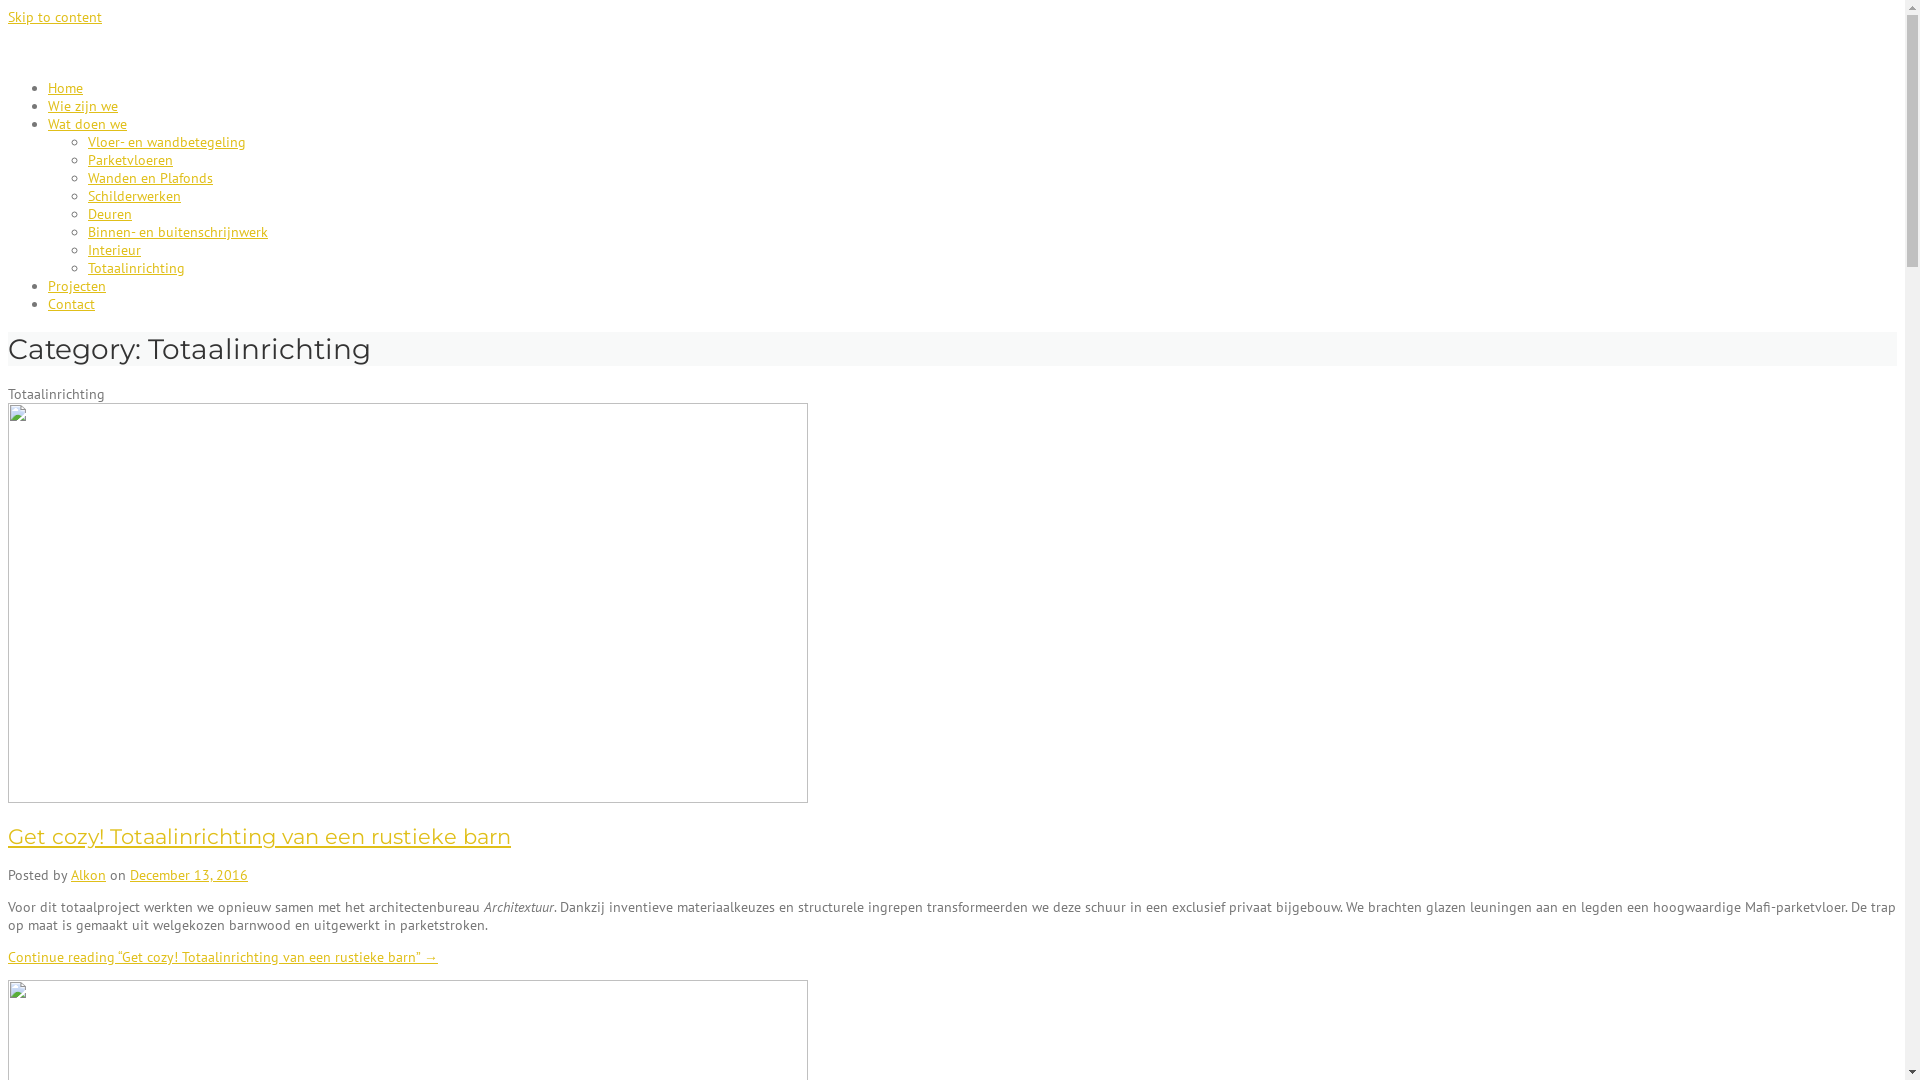  What do you see at coordinates (149, 176) in the screenshot?
I see `'Wanden en Plafonds'` at bounding box center [149, 176].